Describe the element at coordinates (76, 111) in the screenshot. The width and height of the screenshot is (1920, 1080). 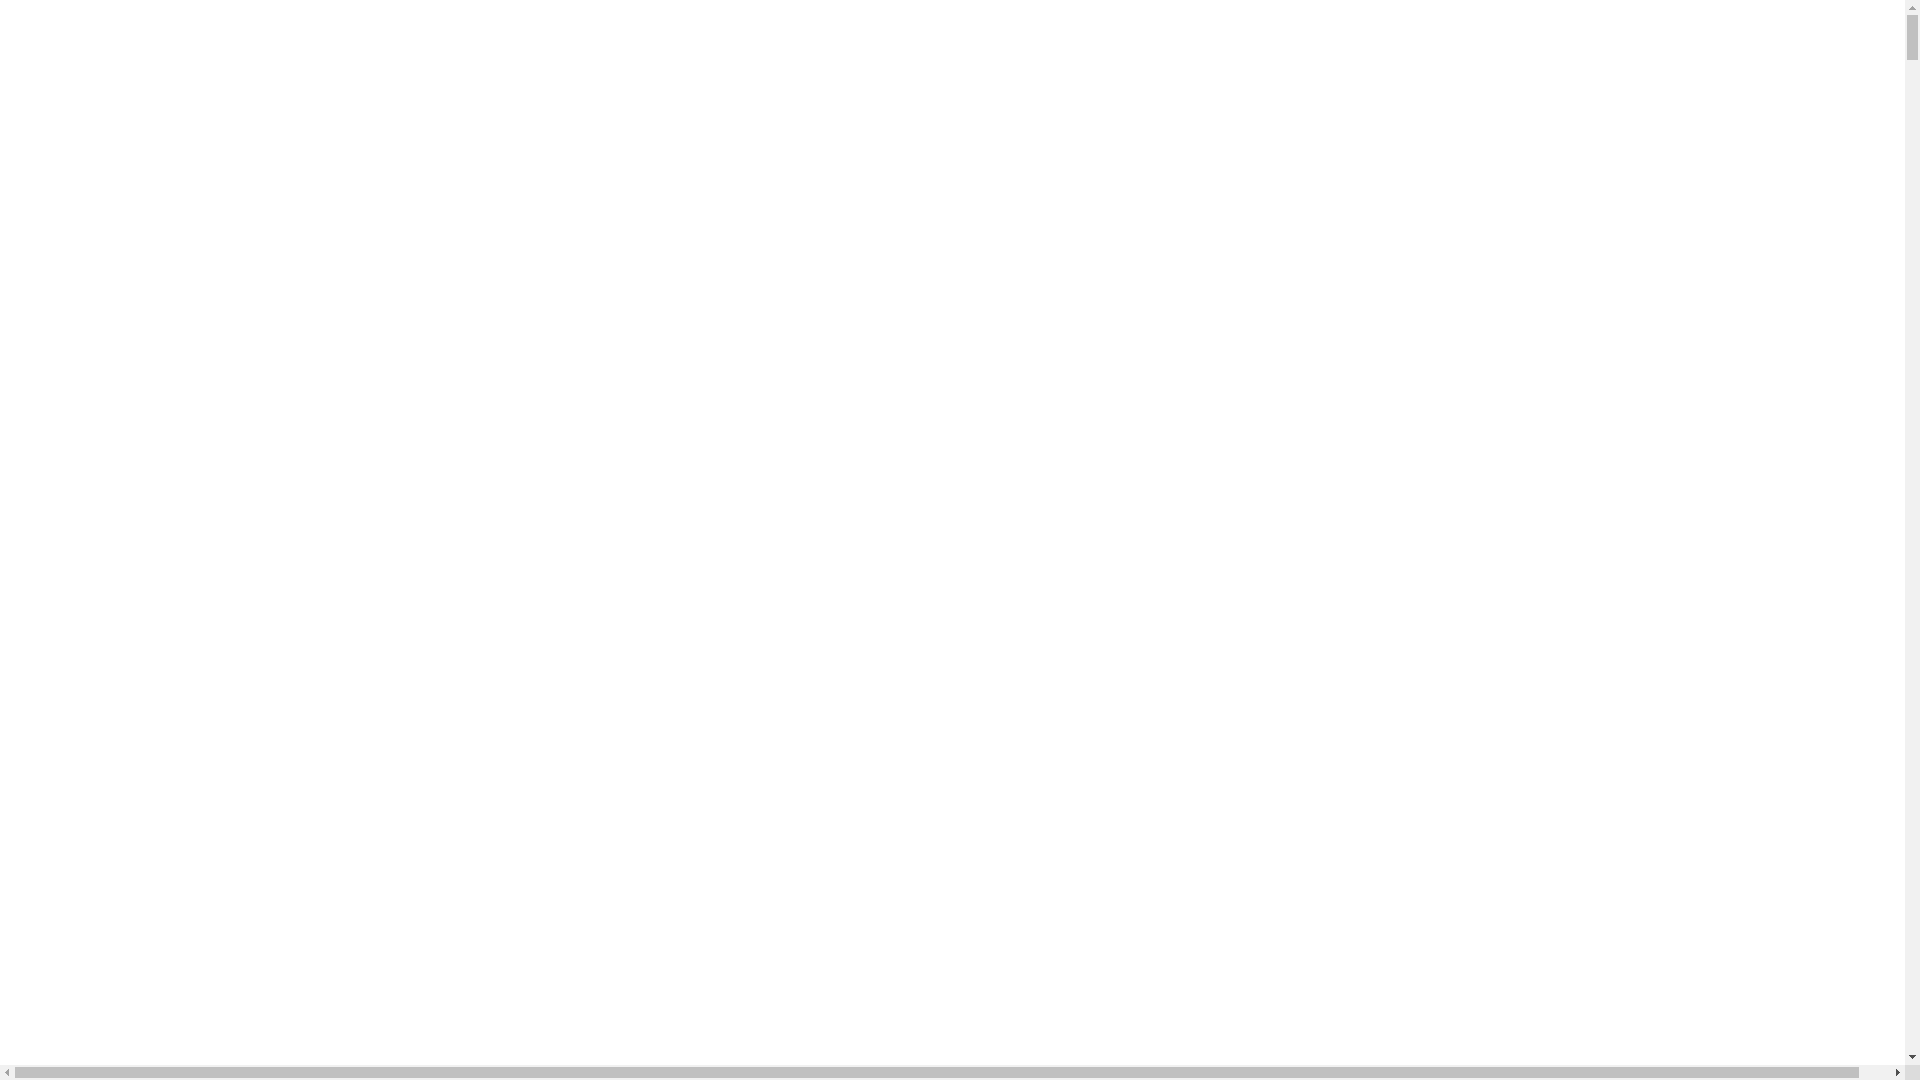
I see `'Log in'` at that location.